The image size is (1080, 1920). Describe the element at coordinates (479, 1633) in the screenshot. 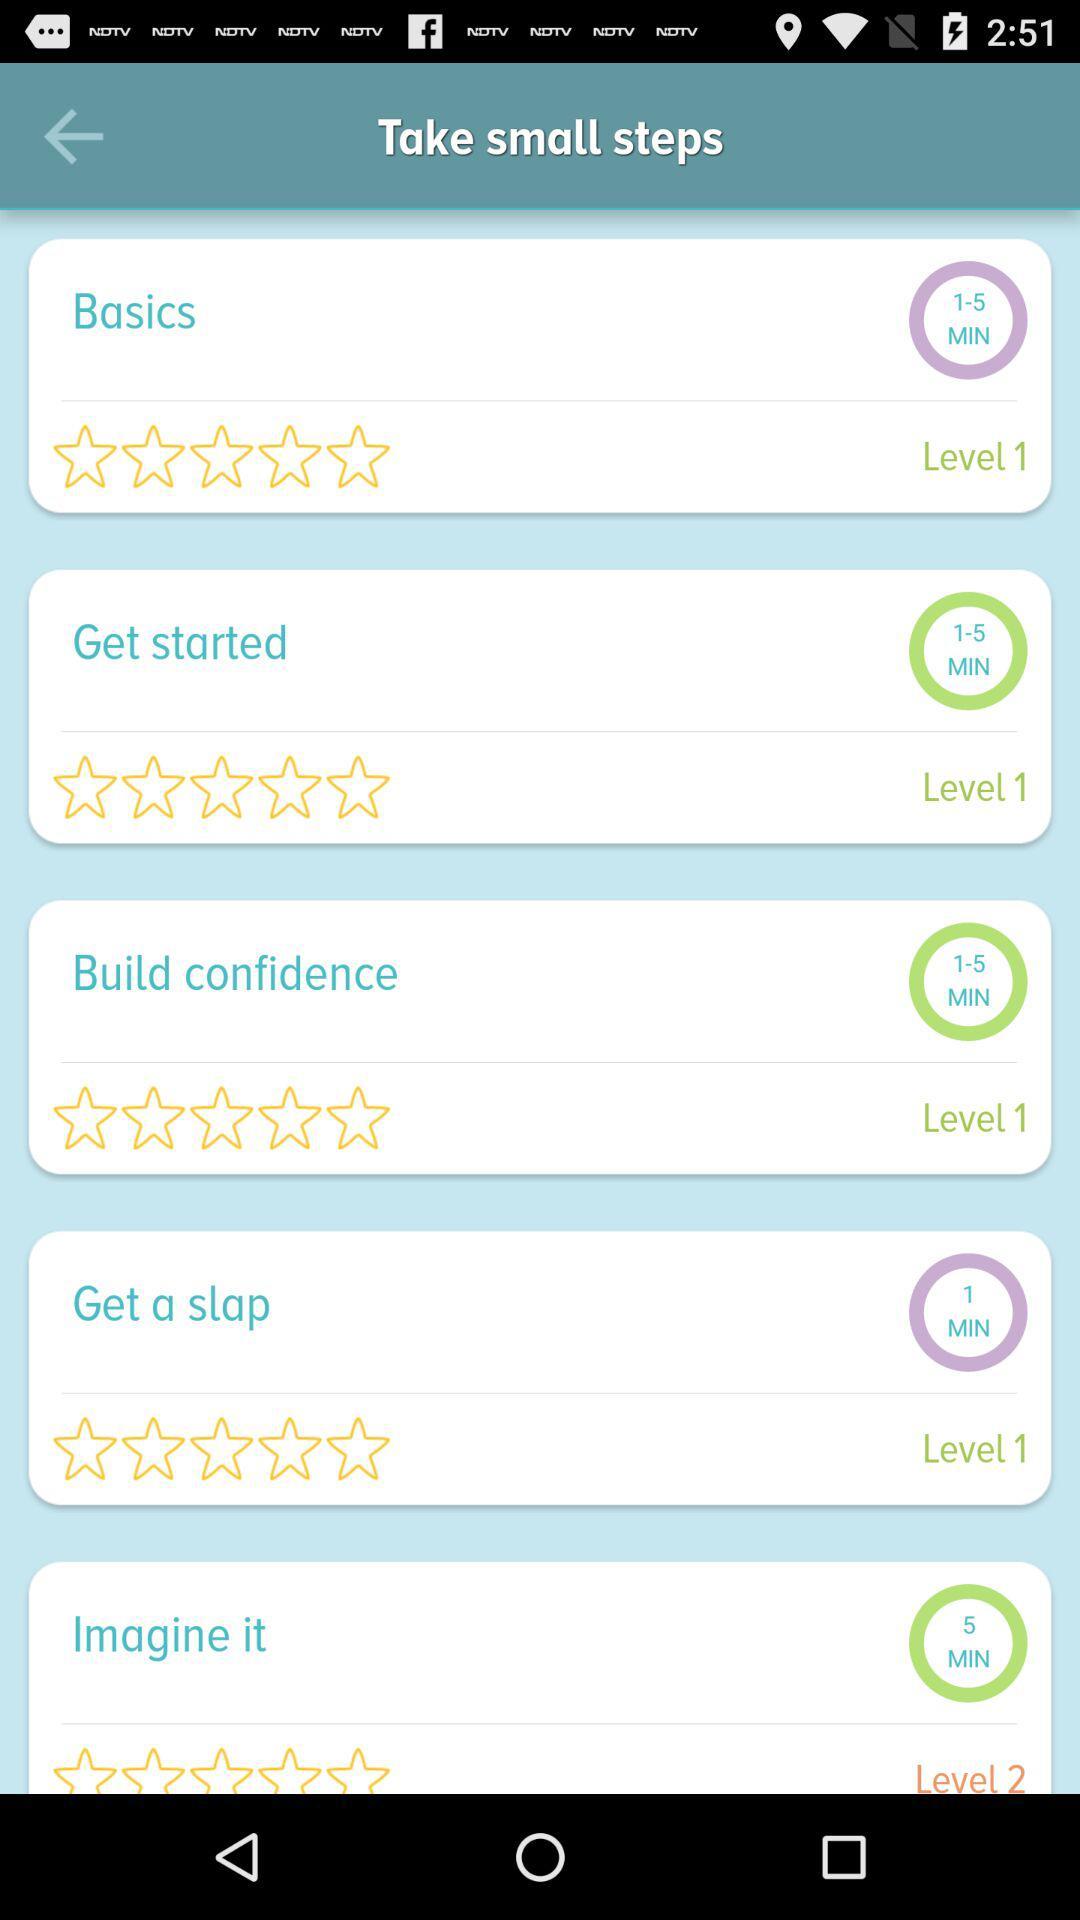

I see `imagine it` at that location.